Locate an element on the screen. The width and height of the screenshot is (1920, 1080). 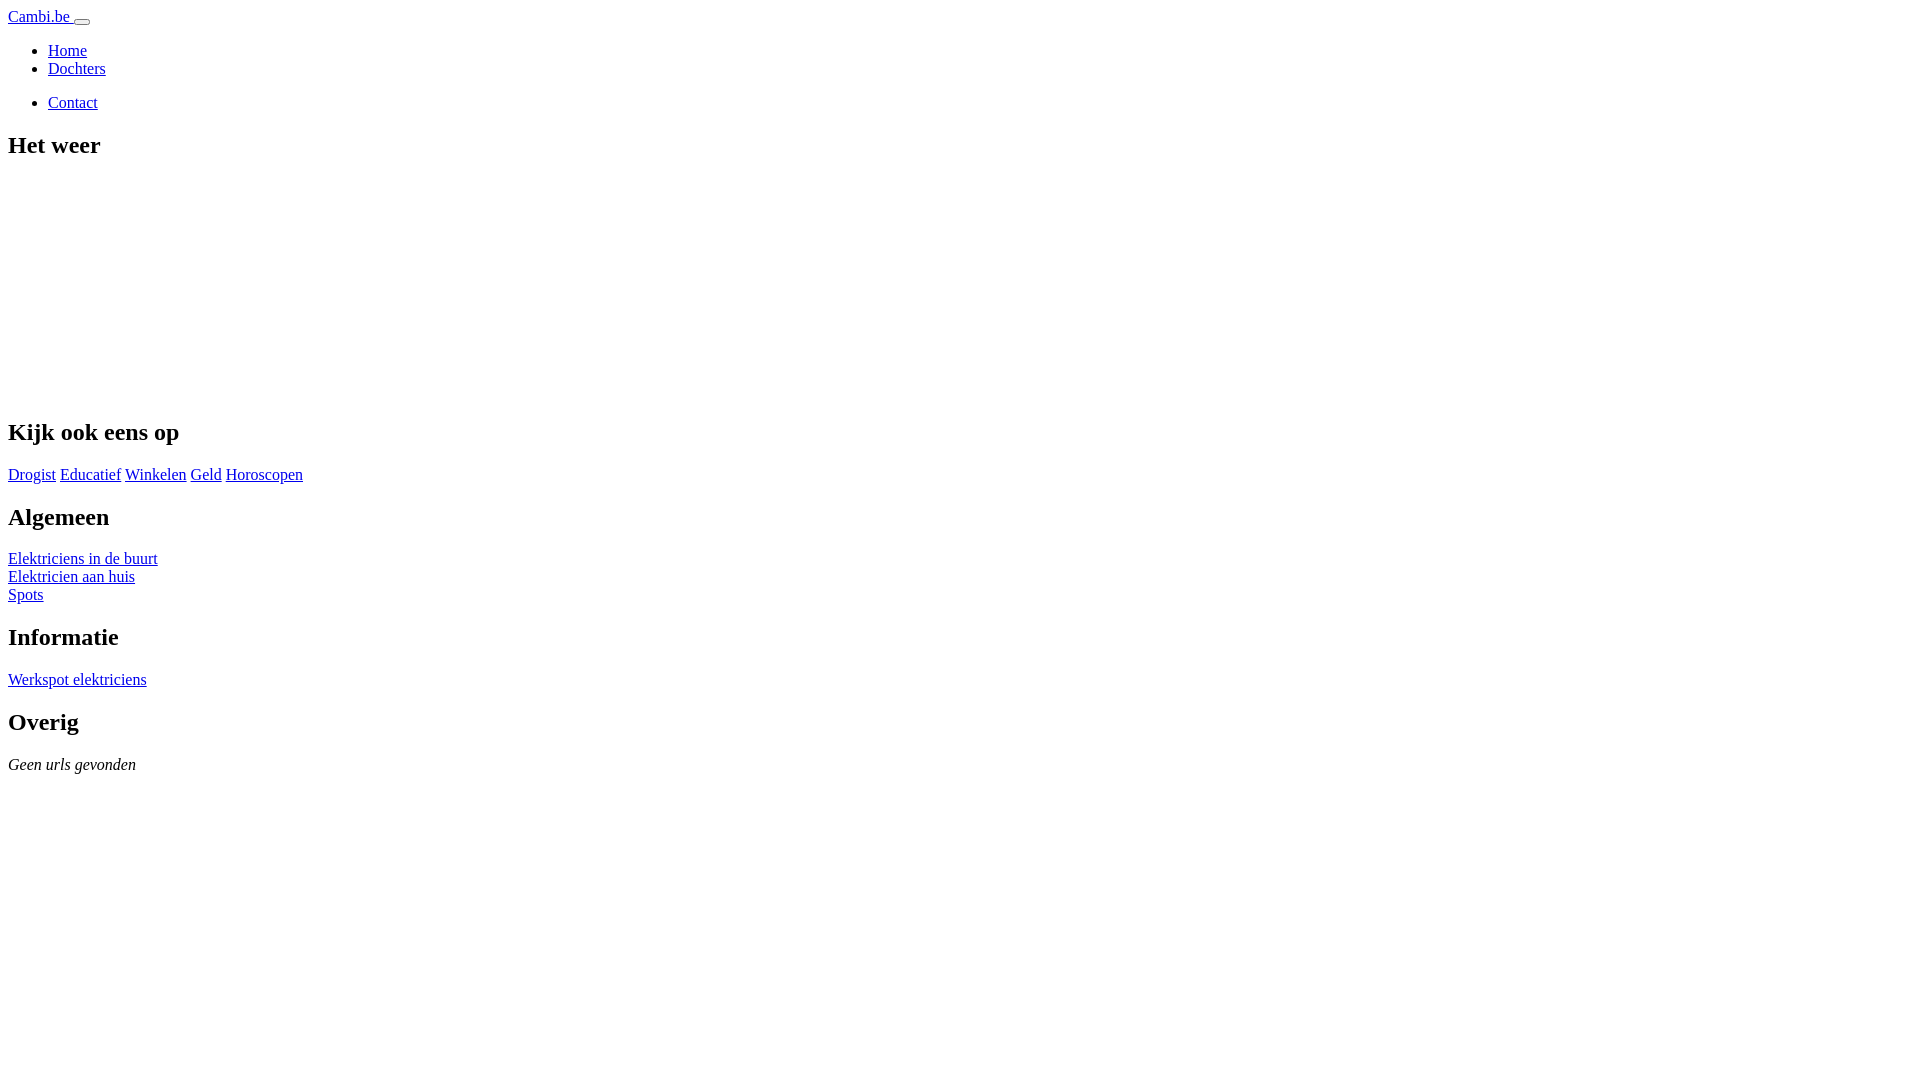
'Spots' is located at coordinates (25, 593).